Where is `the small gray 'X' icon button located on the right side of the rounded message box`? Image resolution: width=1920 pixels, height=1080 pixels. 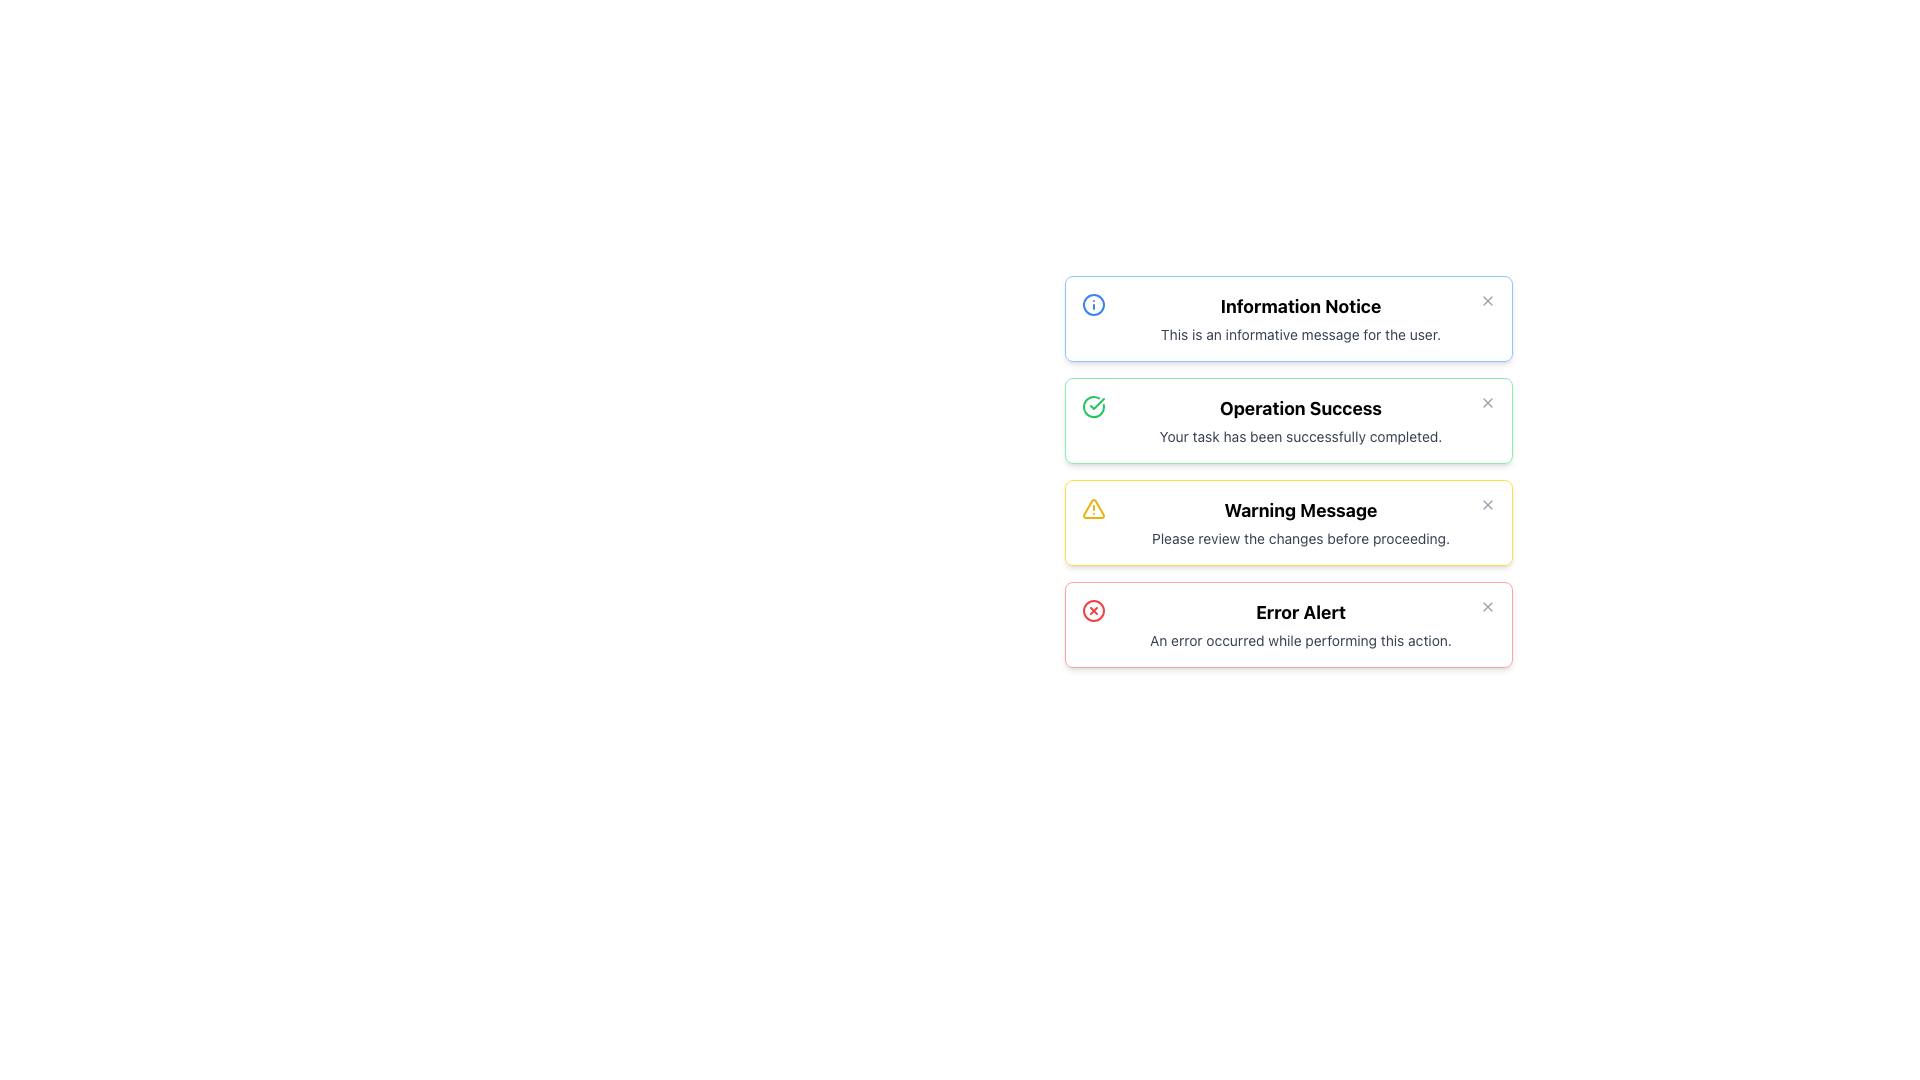
the small gray 'X' icon button located on the right side of the rounded message box is located at coordinates (1488, 300).